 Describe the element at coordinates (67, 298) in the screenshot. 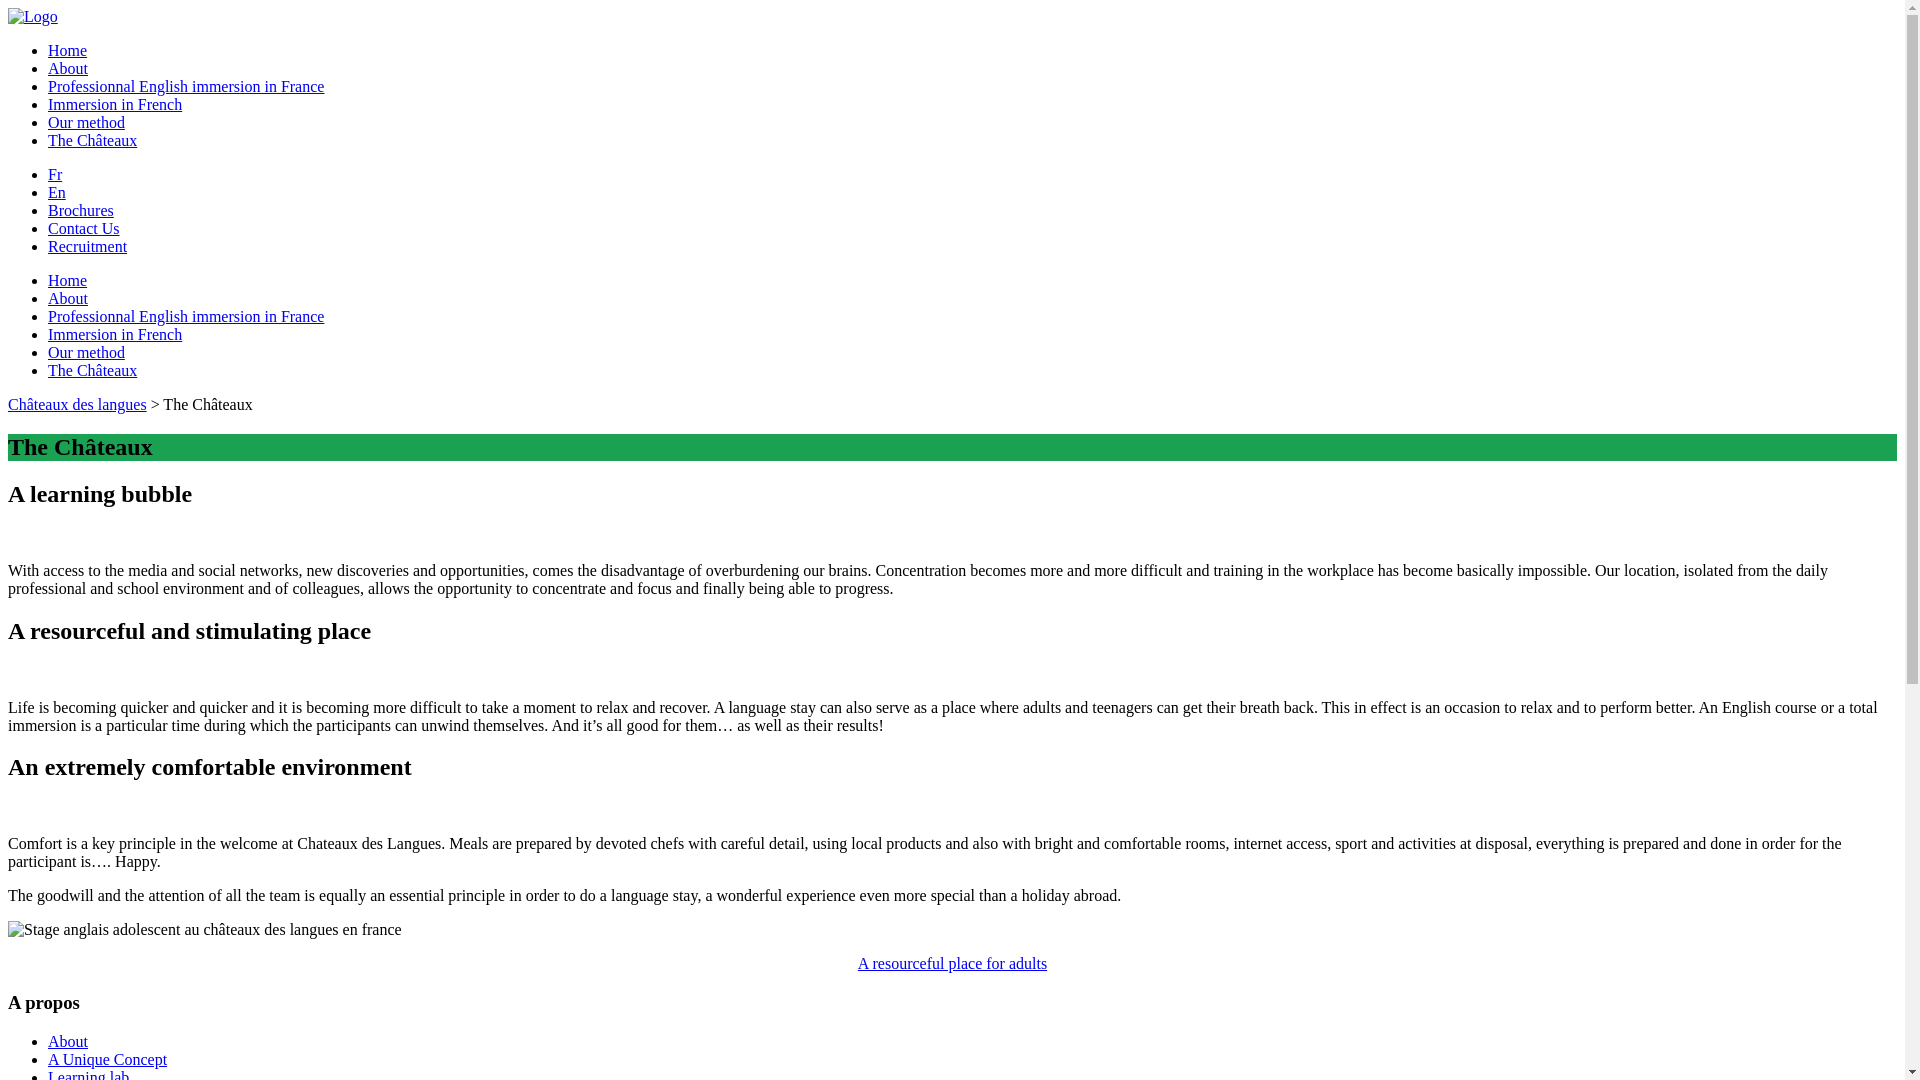

I see `'About'` at that location.